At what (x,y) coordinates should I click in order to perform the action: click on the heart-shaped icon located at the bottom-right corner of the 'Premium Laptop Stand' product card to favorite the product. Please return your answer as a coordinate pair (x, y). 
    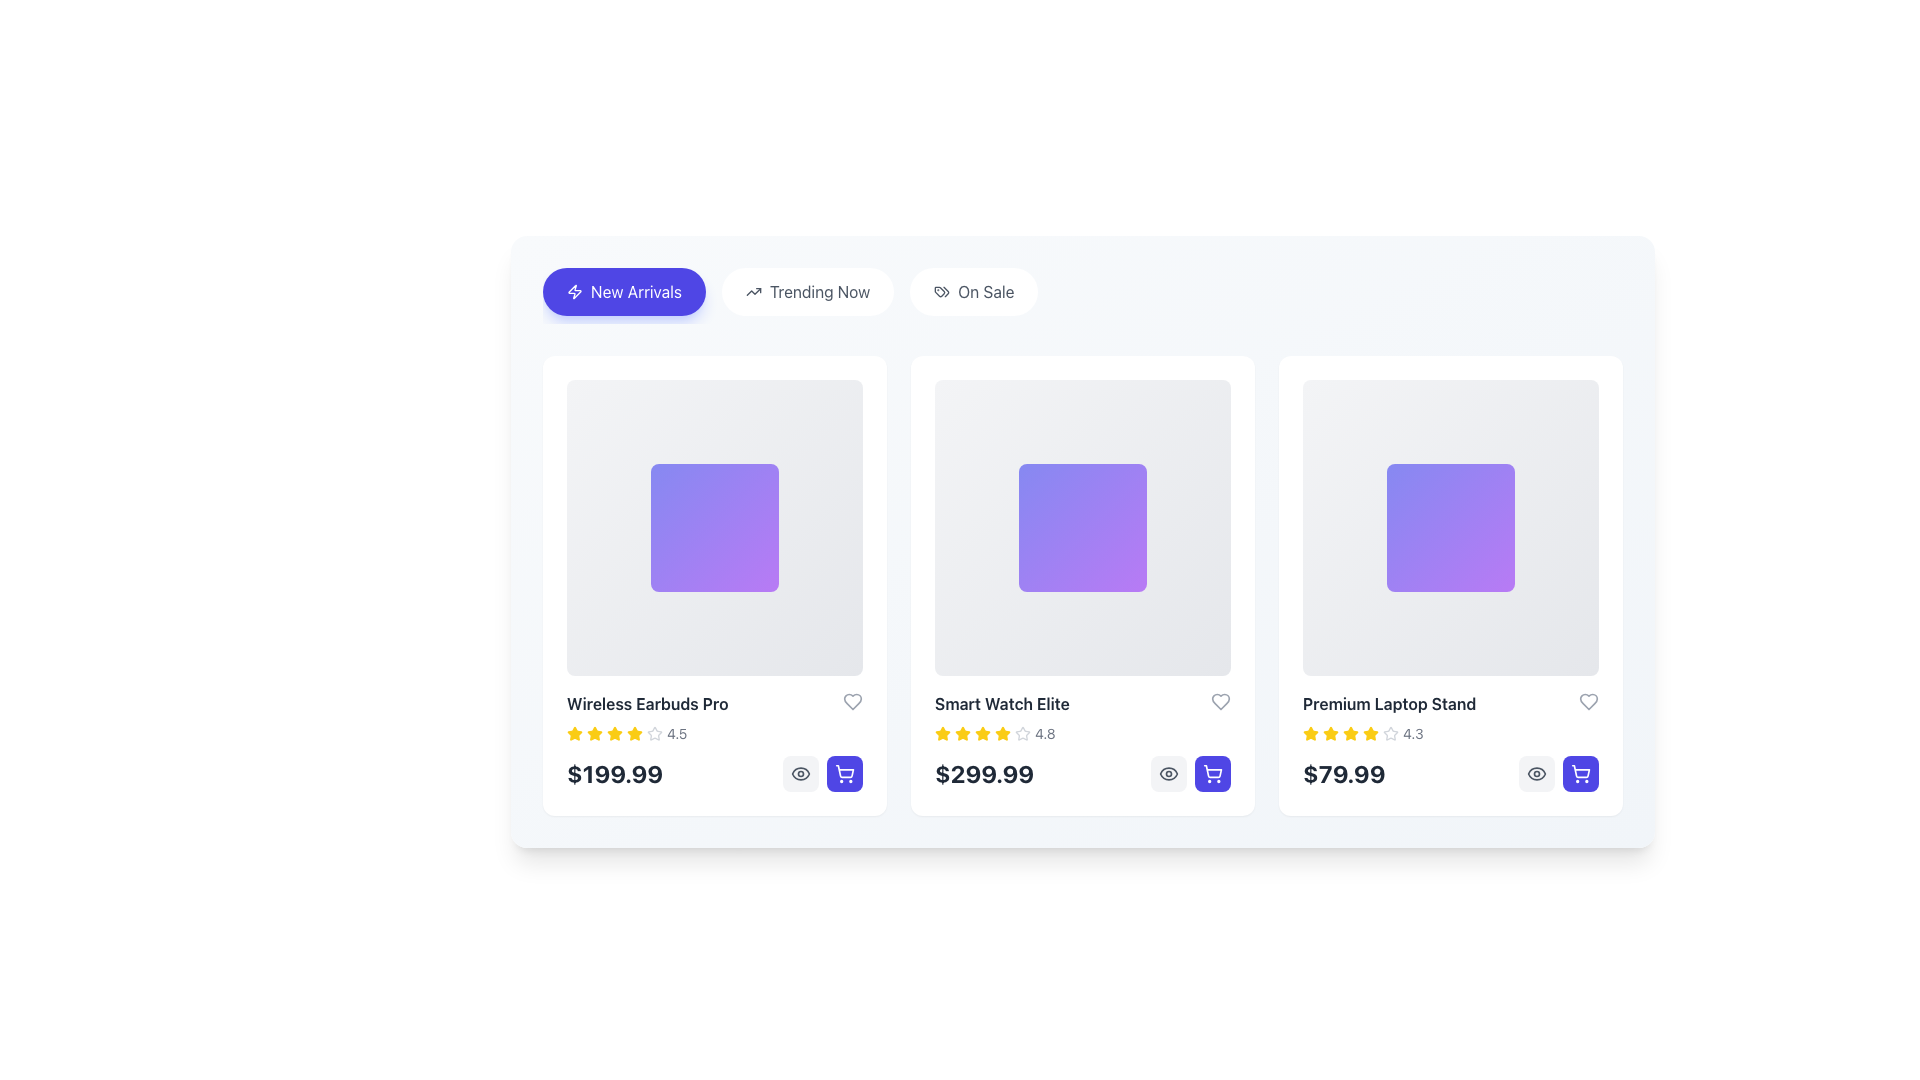
    Looking at the image, I should click on (1587, 701).